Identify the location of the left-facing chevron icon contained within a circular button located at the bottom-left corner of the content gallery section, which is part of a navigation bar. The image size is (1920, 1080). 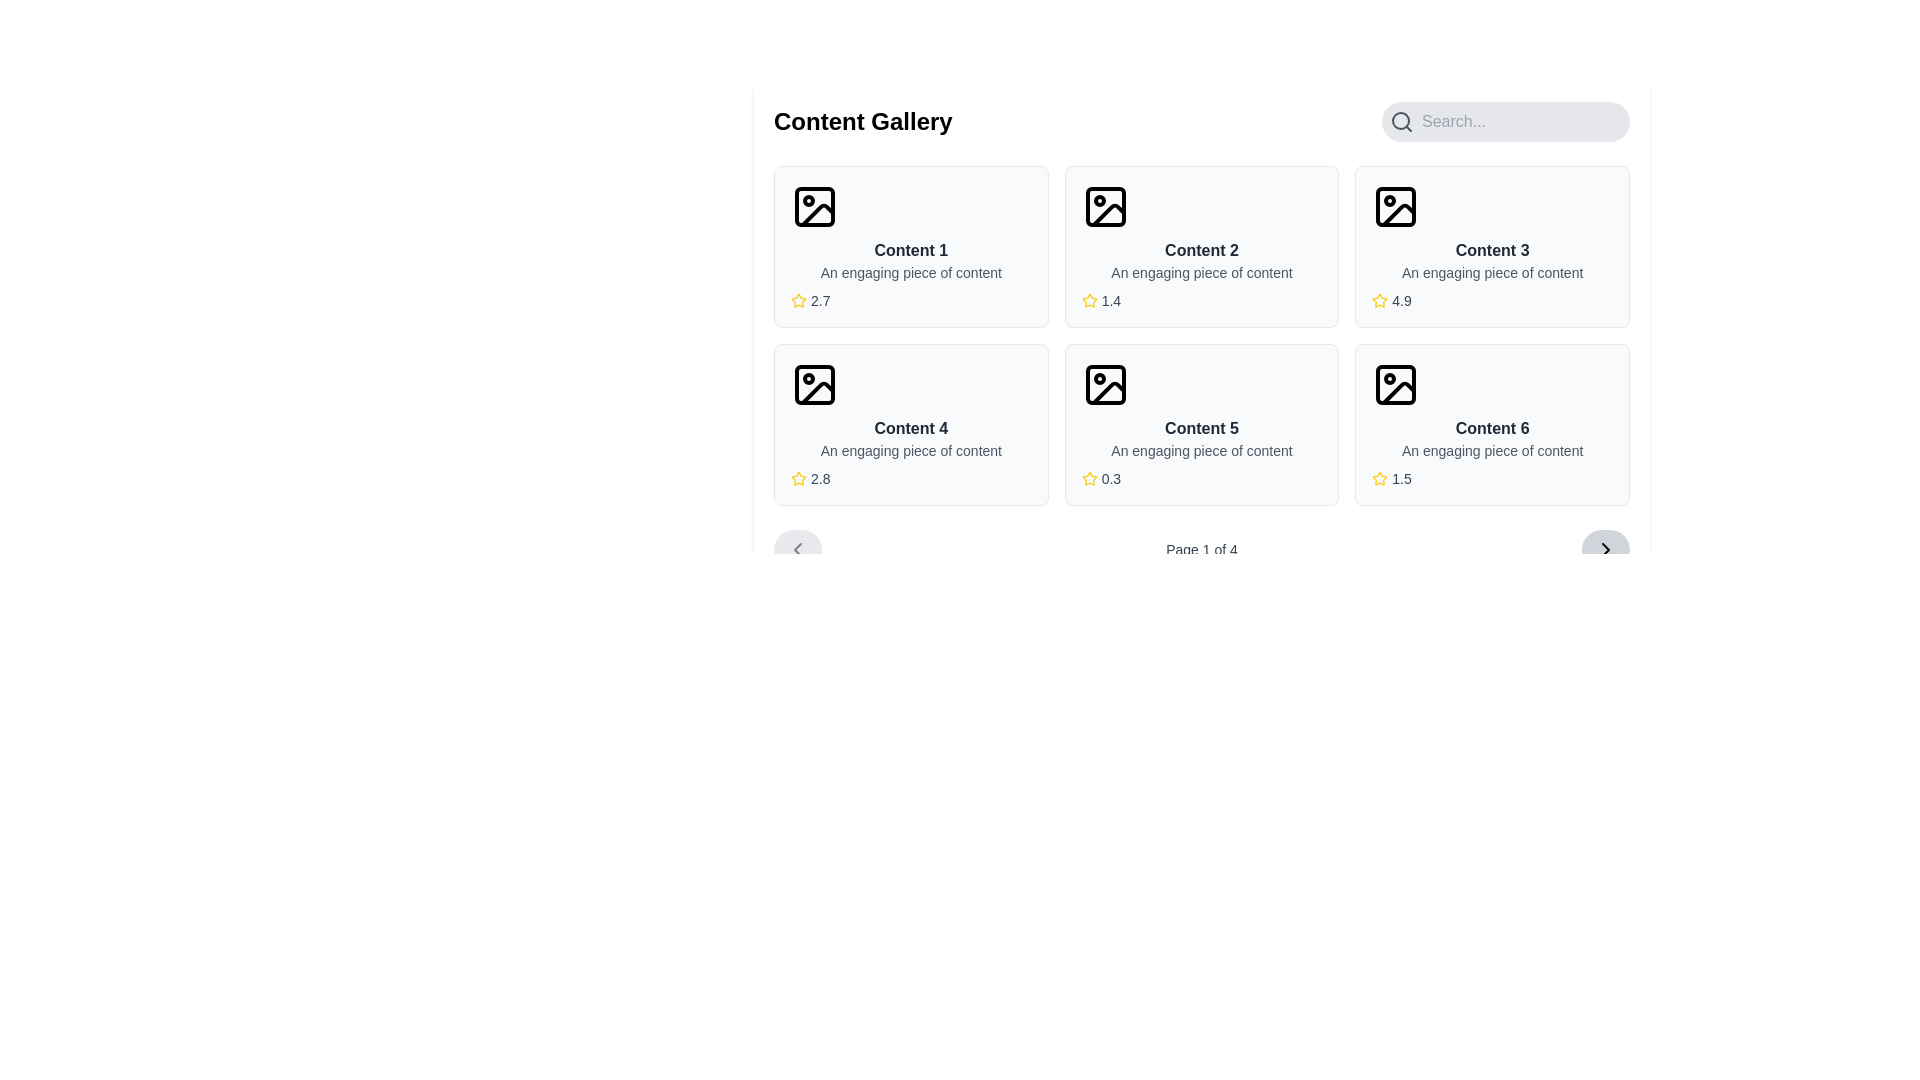
(796, 550).